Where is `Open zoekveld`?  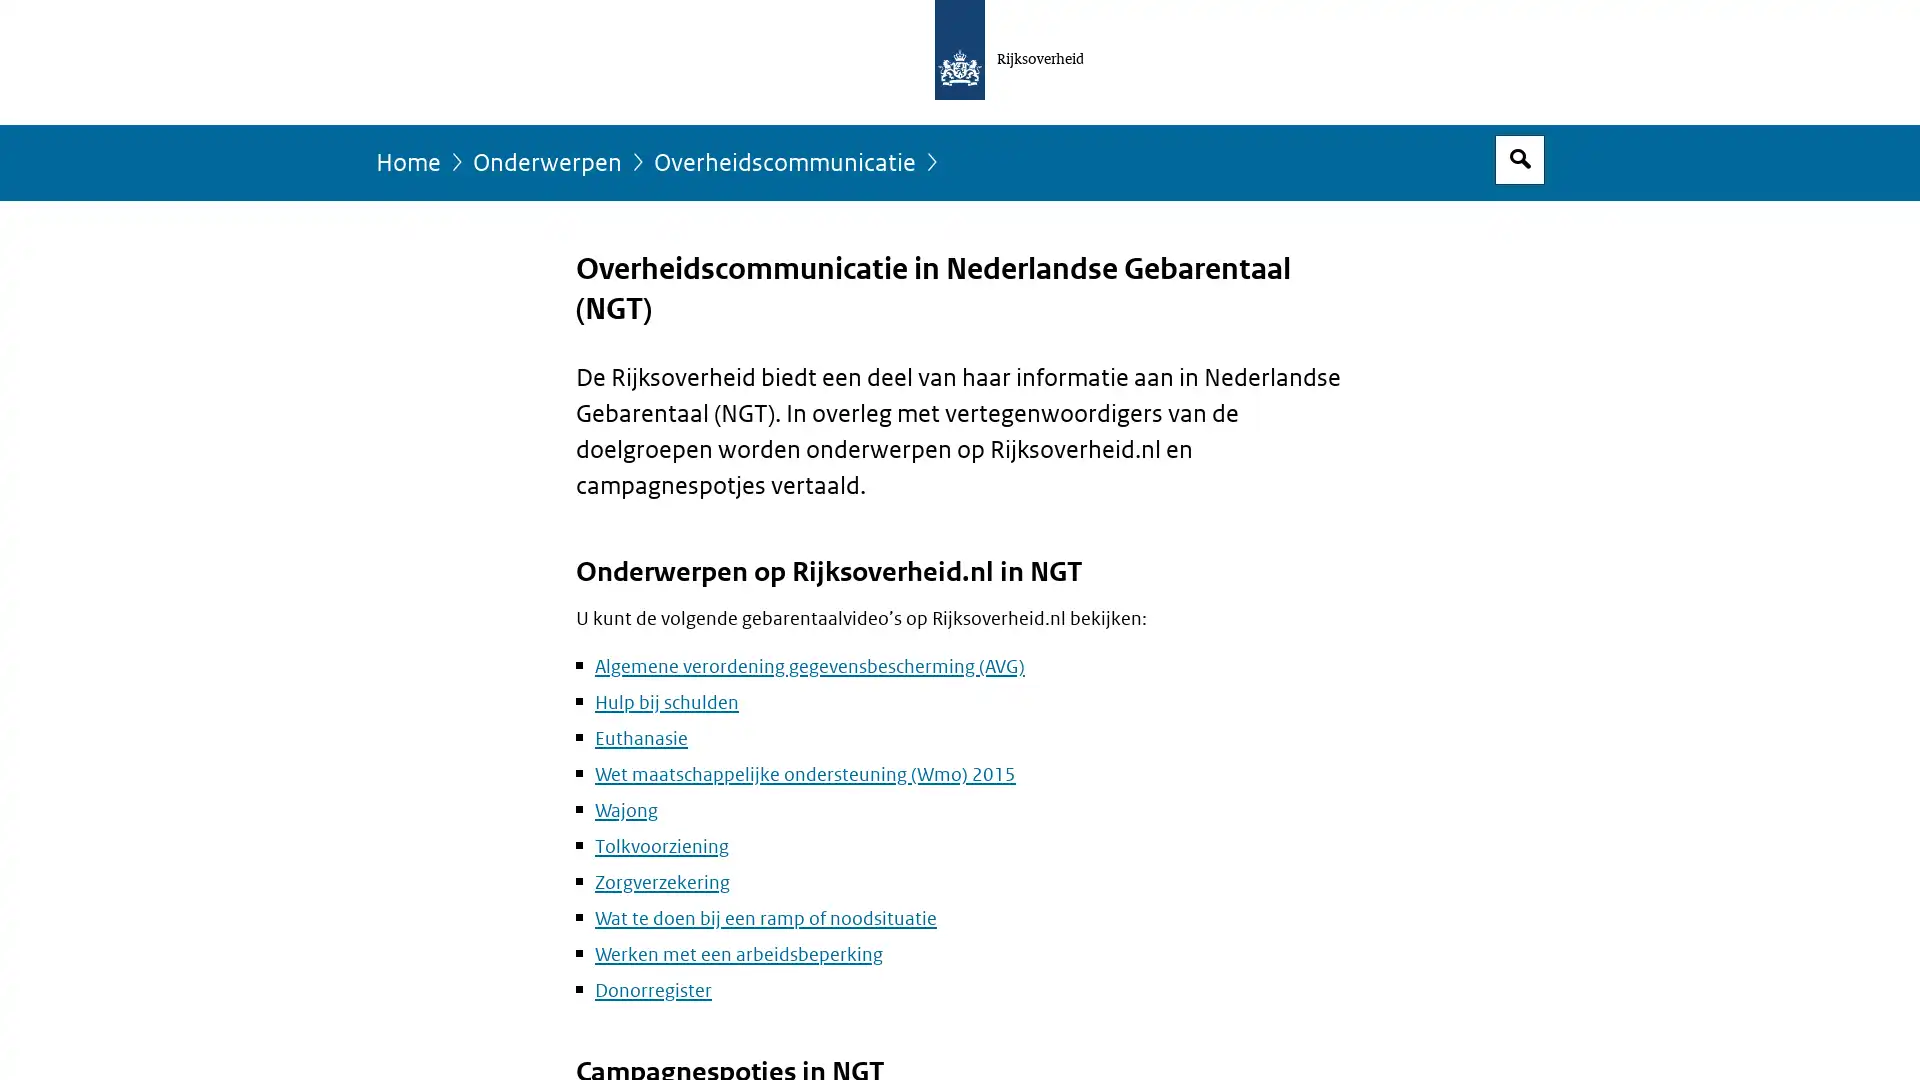 Open zoekveld is located at coordinates (1520, 158).